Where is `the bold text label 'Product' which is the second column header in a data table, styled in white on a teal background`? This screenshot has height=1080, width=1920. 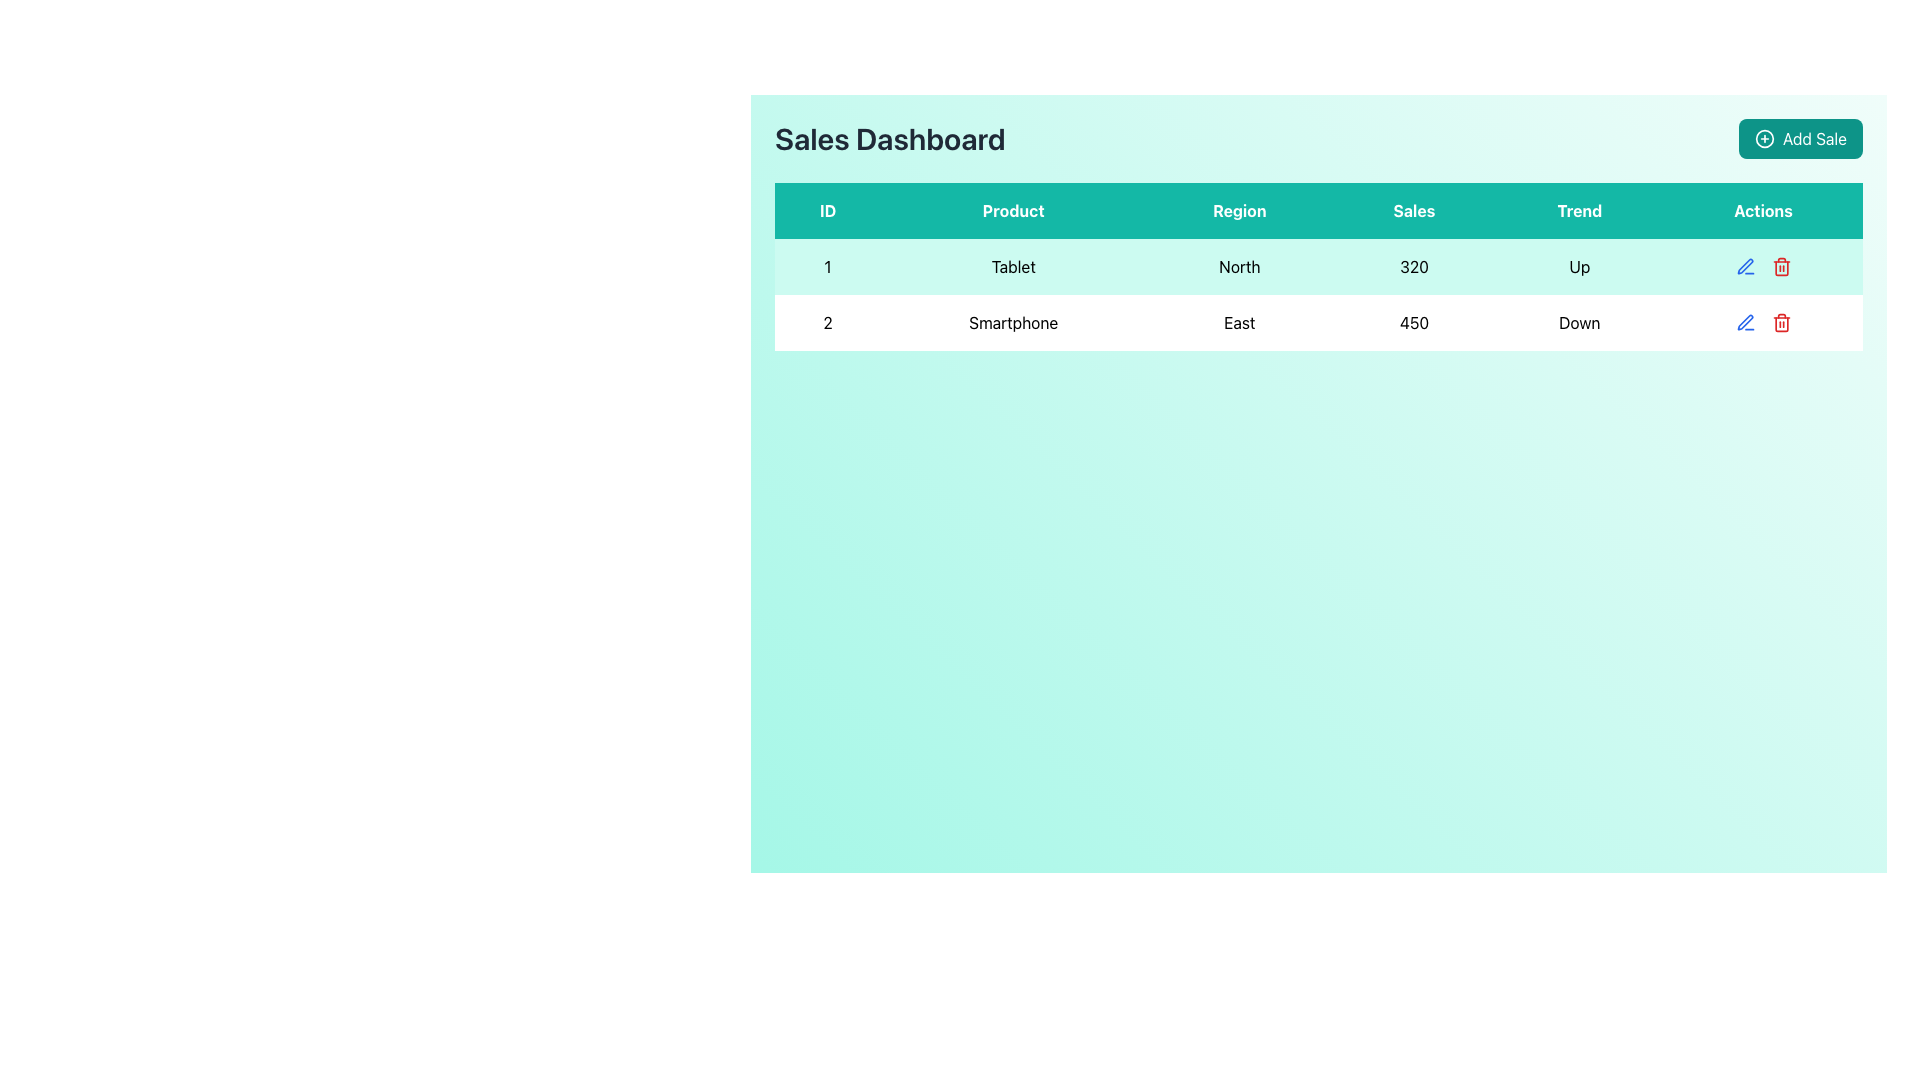 the bold text label 'Product' which is the second column header in a data table, styled in white on a teal background is located at coordinates (1013, 211).